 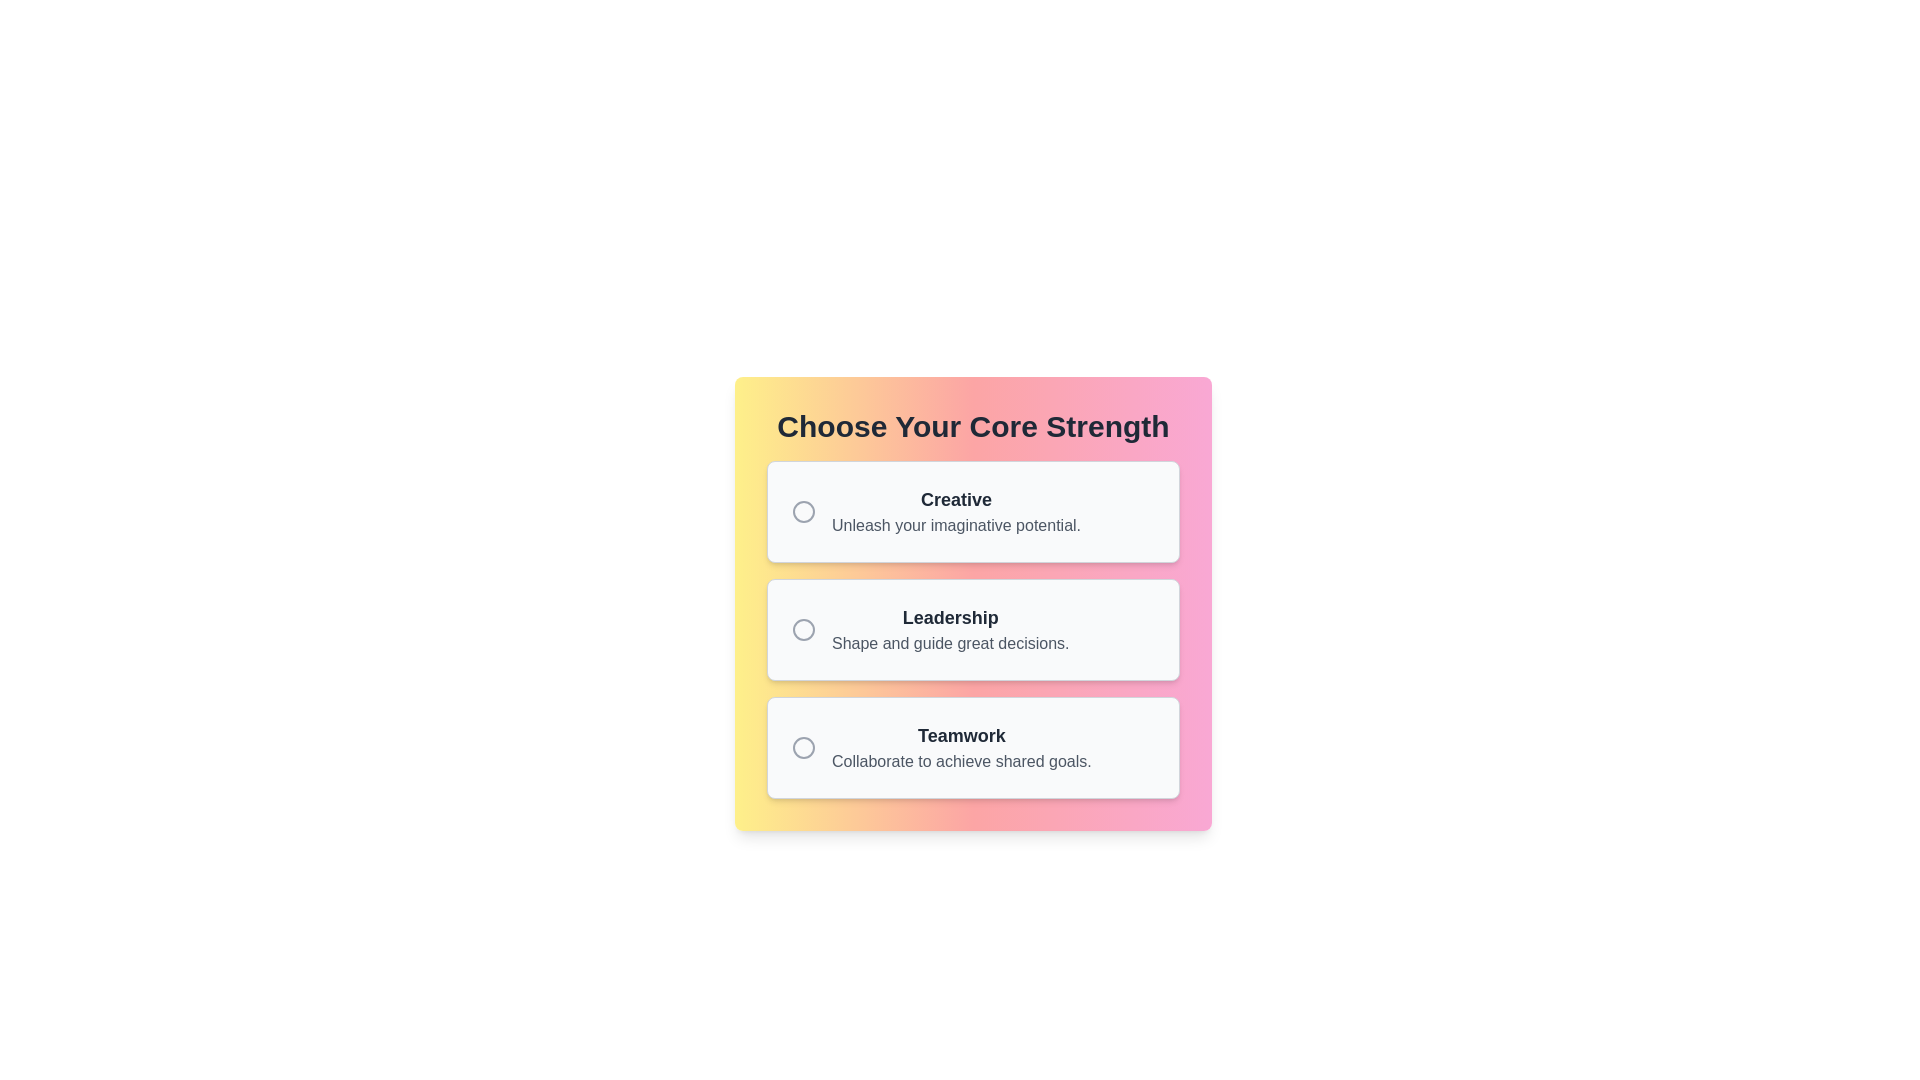 I want to click on the heading text 'Teamwork', which is styled in bold, large, dark gray font, located in the third section of the 'Choose Your Core Strength' block, so click(x=961, y=736).